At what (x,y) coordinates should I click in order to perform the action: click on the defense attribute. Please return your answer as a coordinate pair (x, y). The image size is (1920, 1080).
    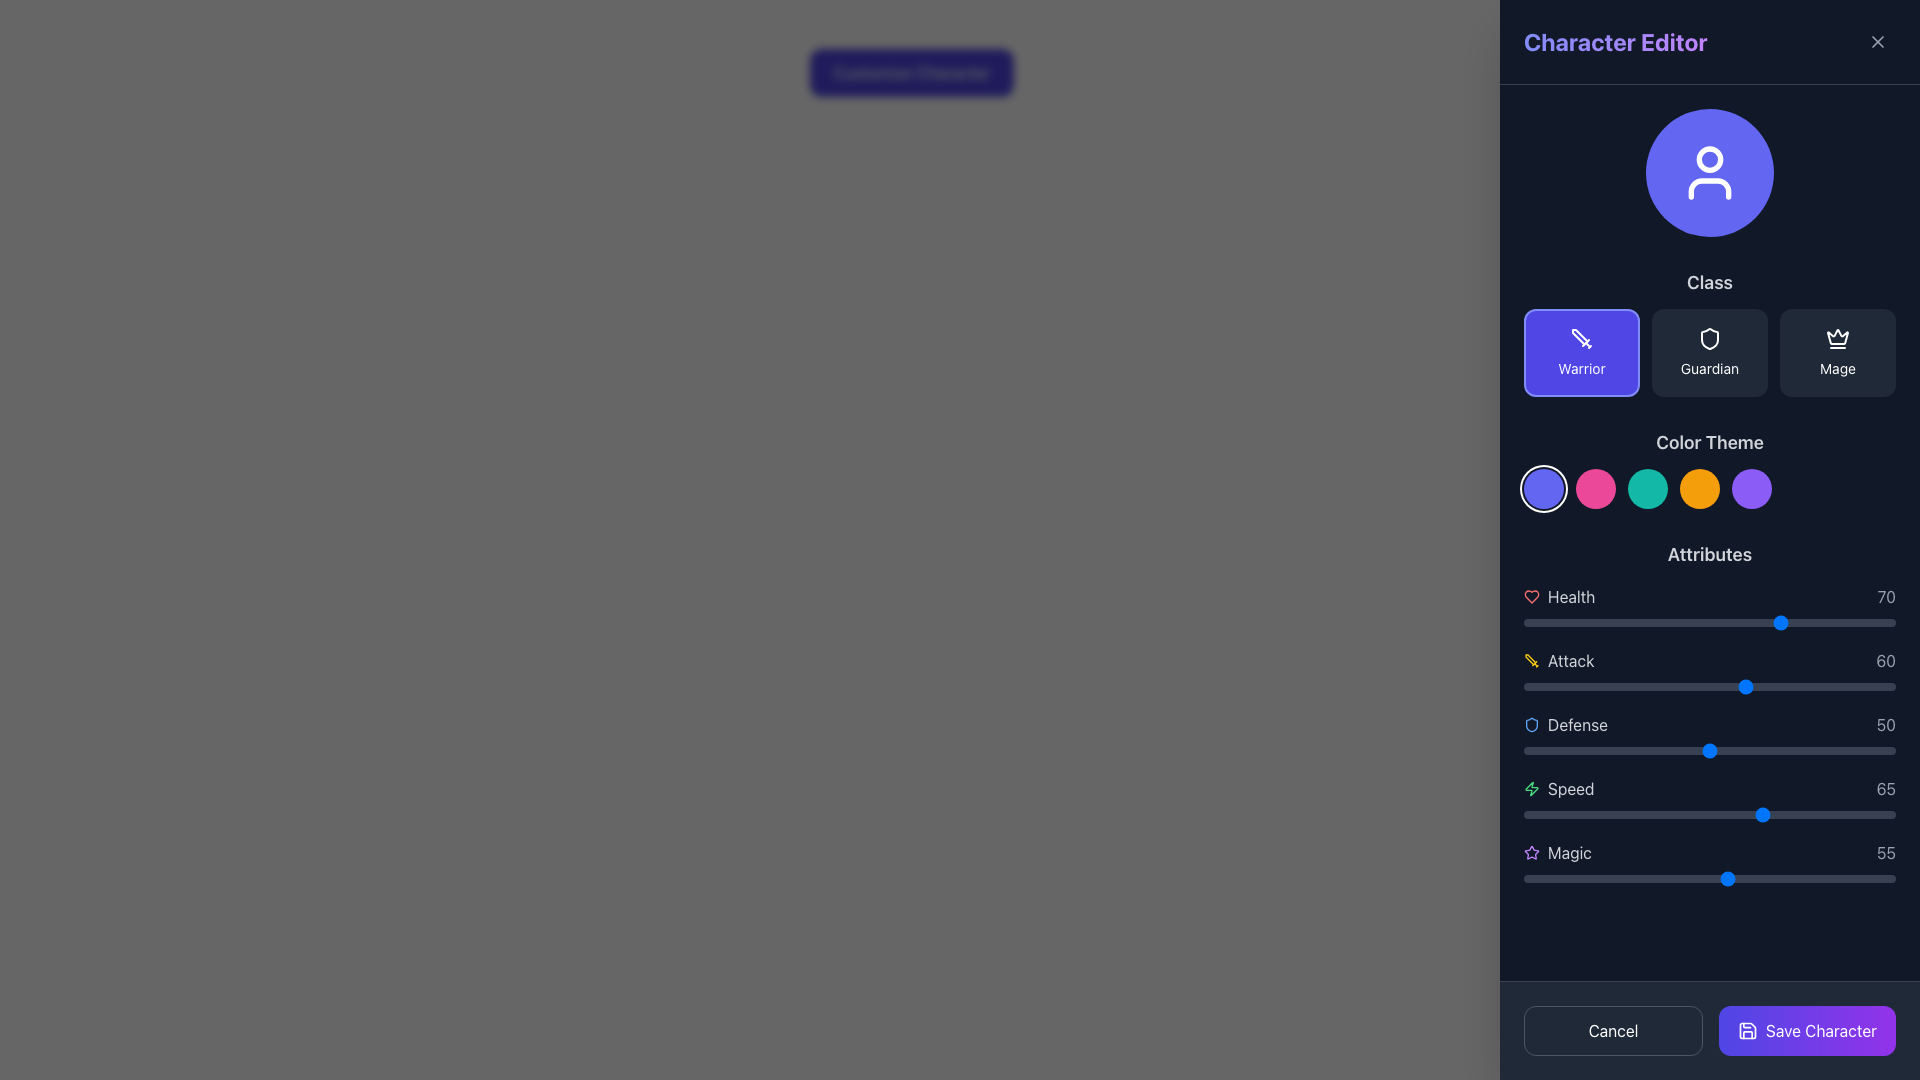
    Looking at the image, I should click on (1639, 751).